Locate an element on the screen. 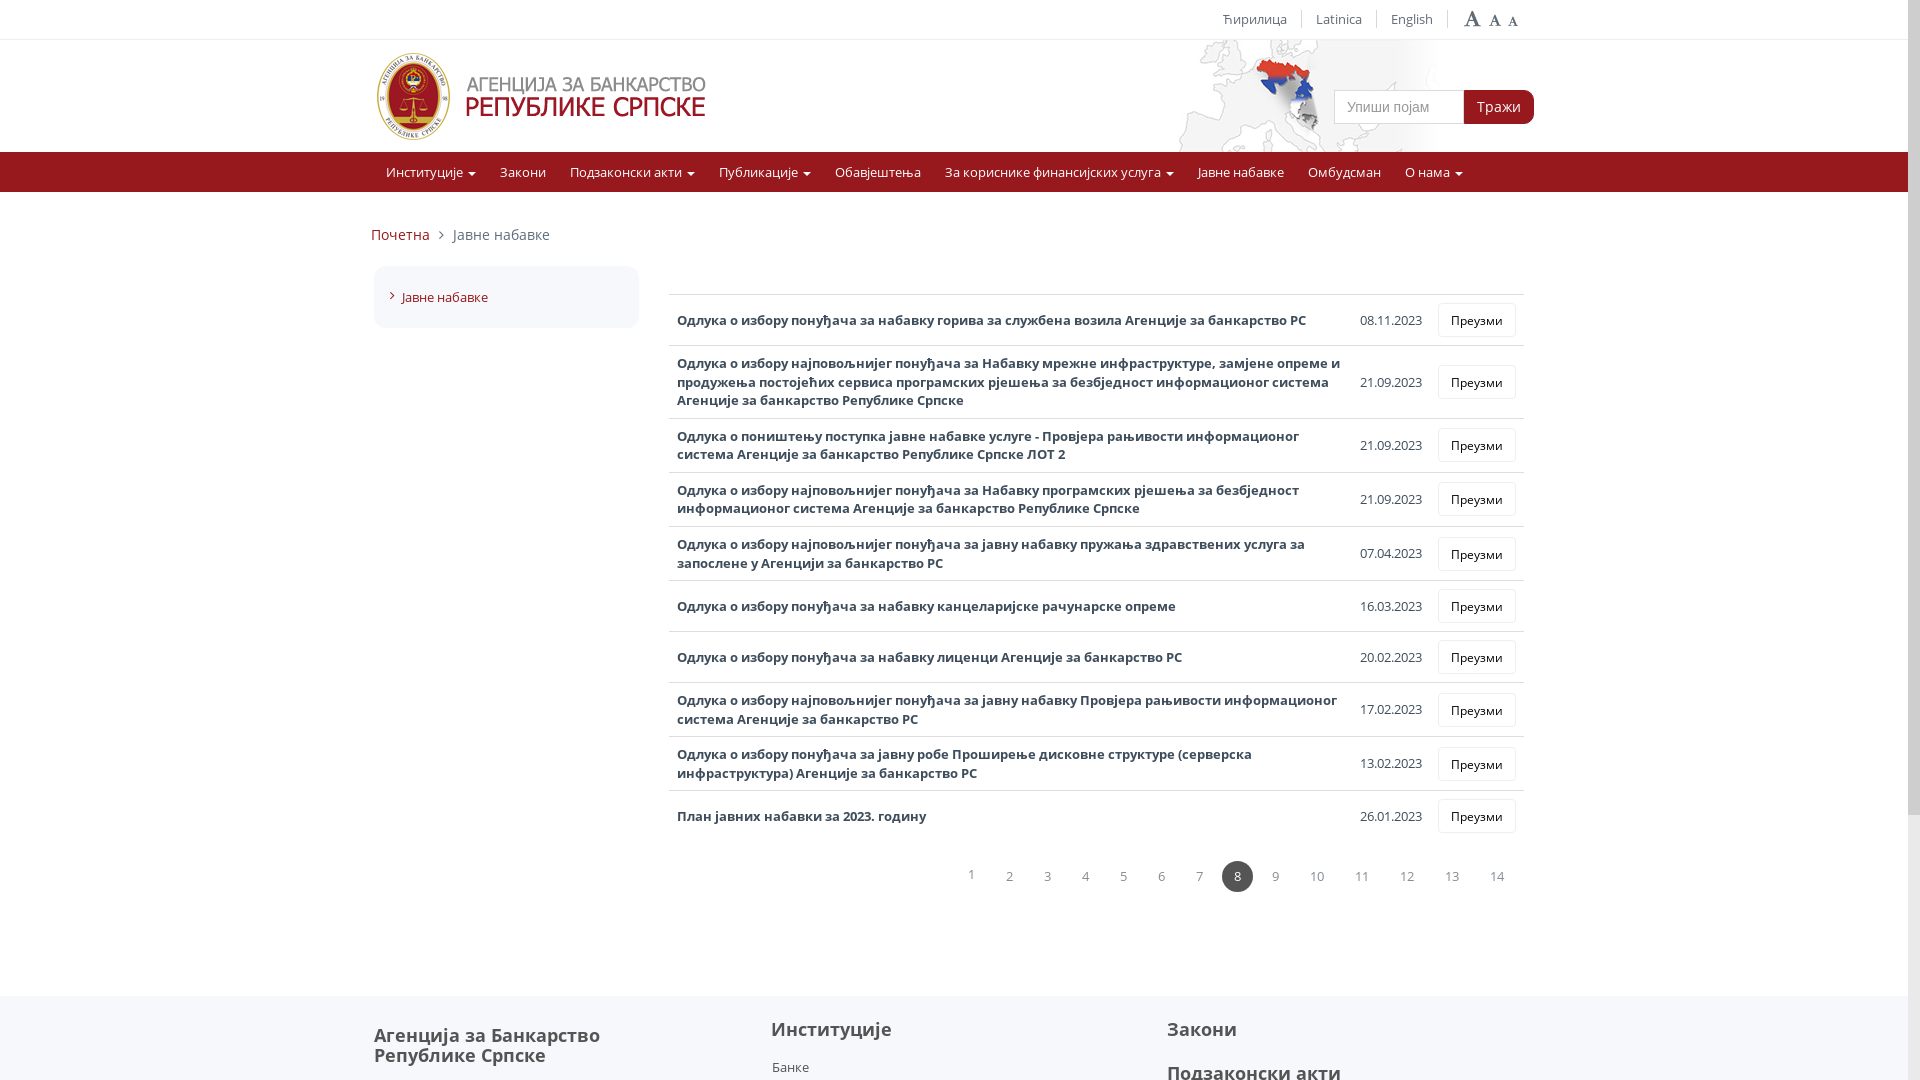 The width and height of the screenshot is (1920, 1080). '2' is located at coordinates (993, 875).